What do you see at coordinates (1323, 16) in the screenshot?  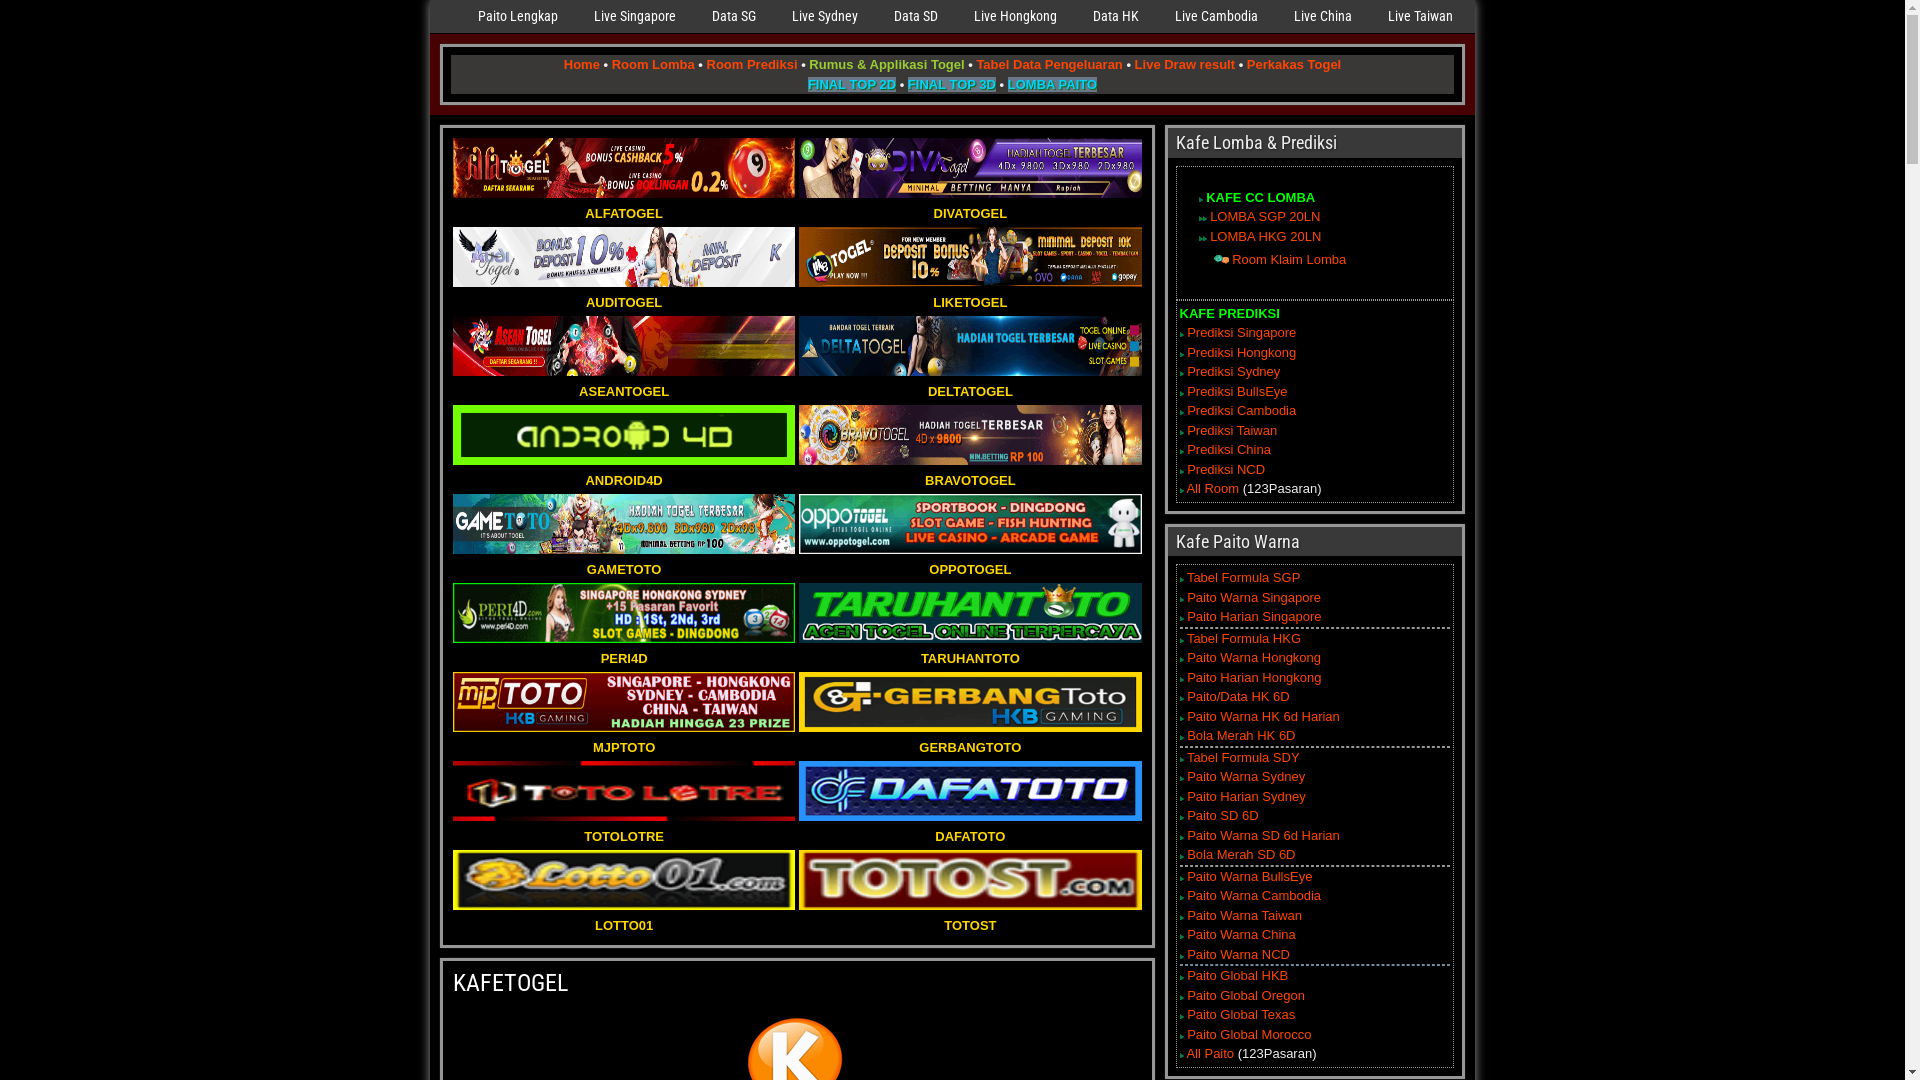 I see `'Live China'` at bounding box center [1323, 16].